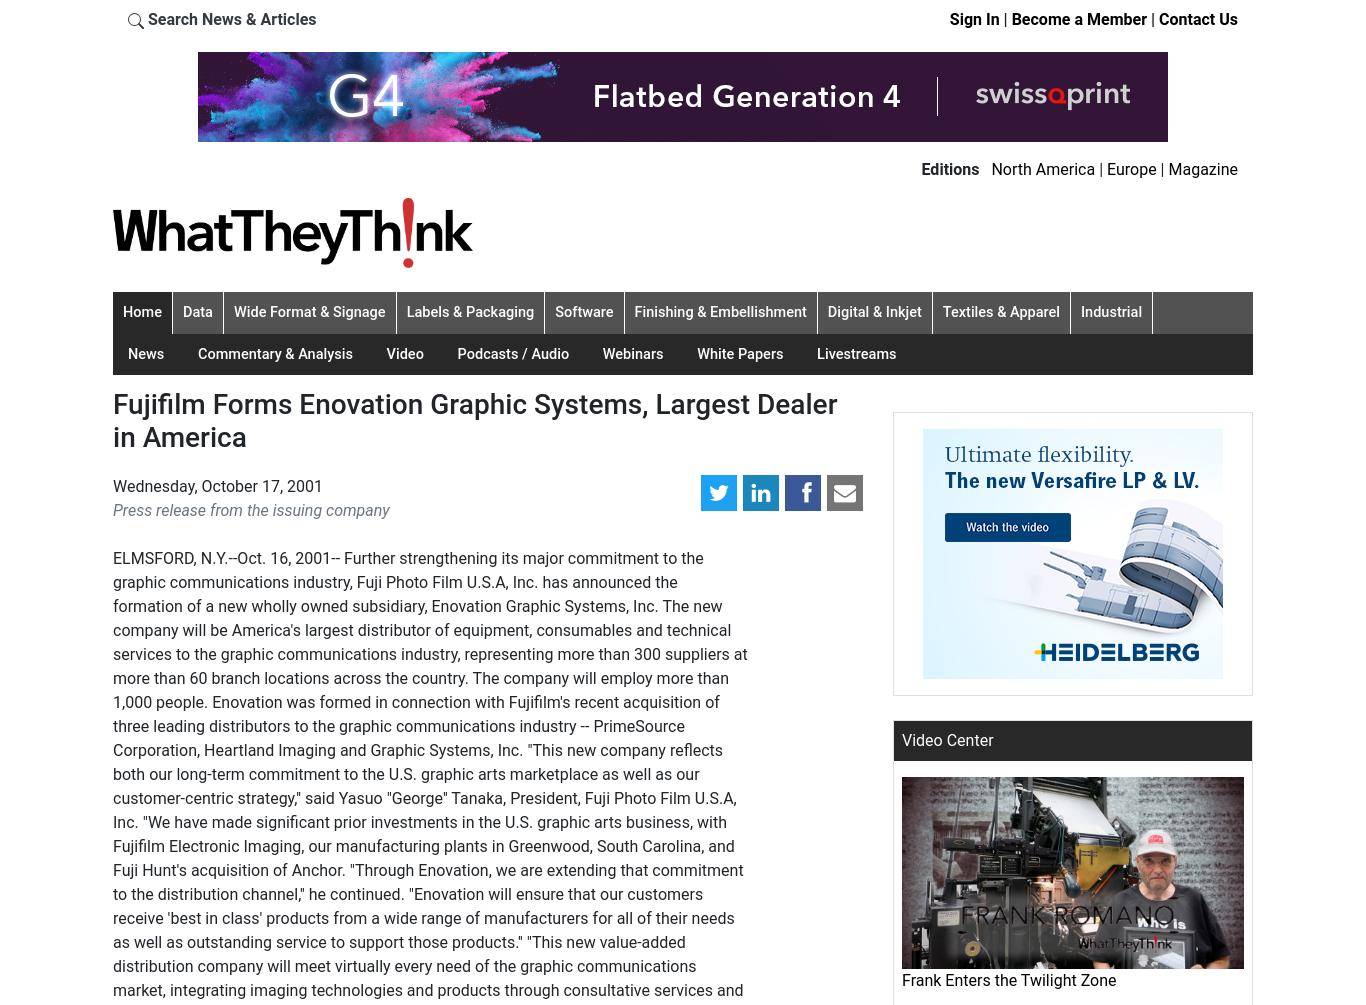 This screenshot has height=1005, width=1366. I want to click on 'Textiles & Apparel', so click(1001, 310).